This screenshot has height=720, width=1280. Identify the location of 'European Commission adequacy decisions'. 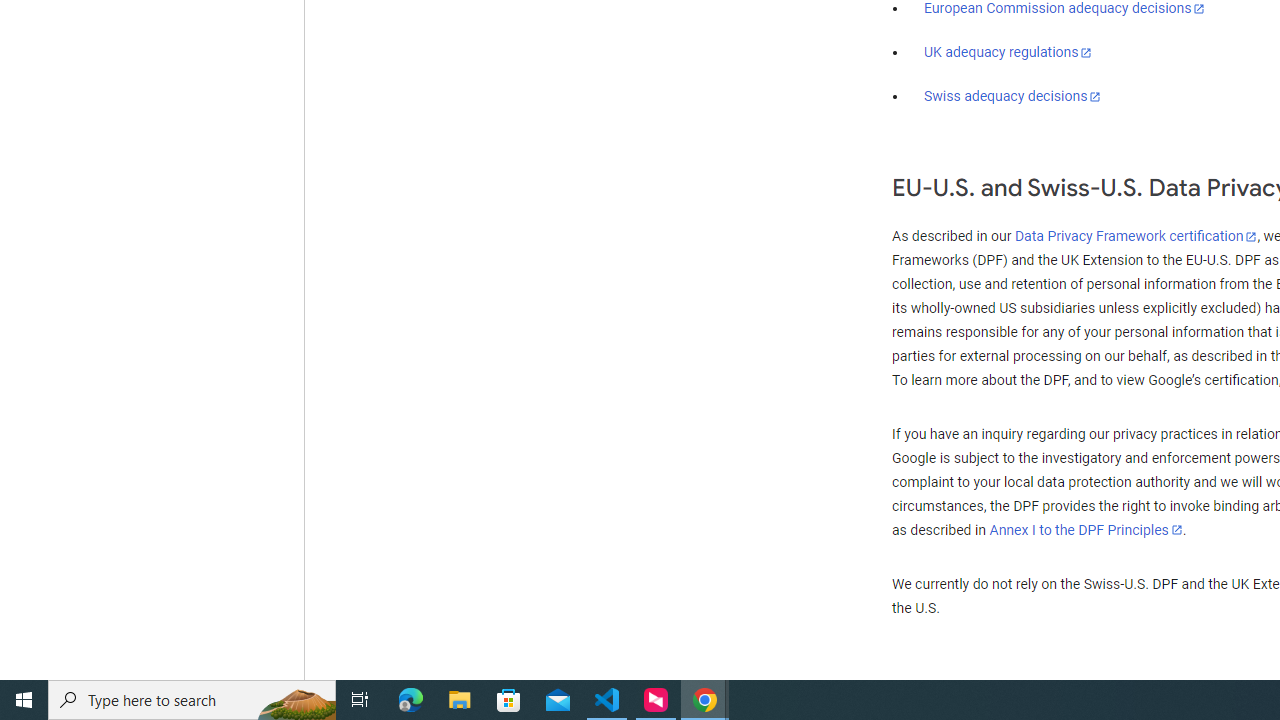
(1063, 9).